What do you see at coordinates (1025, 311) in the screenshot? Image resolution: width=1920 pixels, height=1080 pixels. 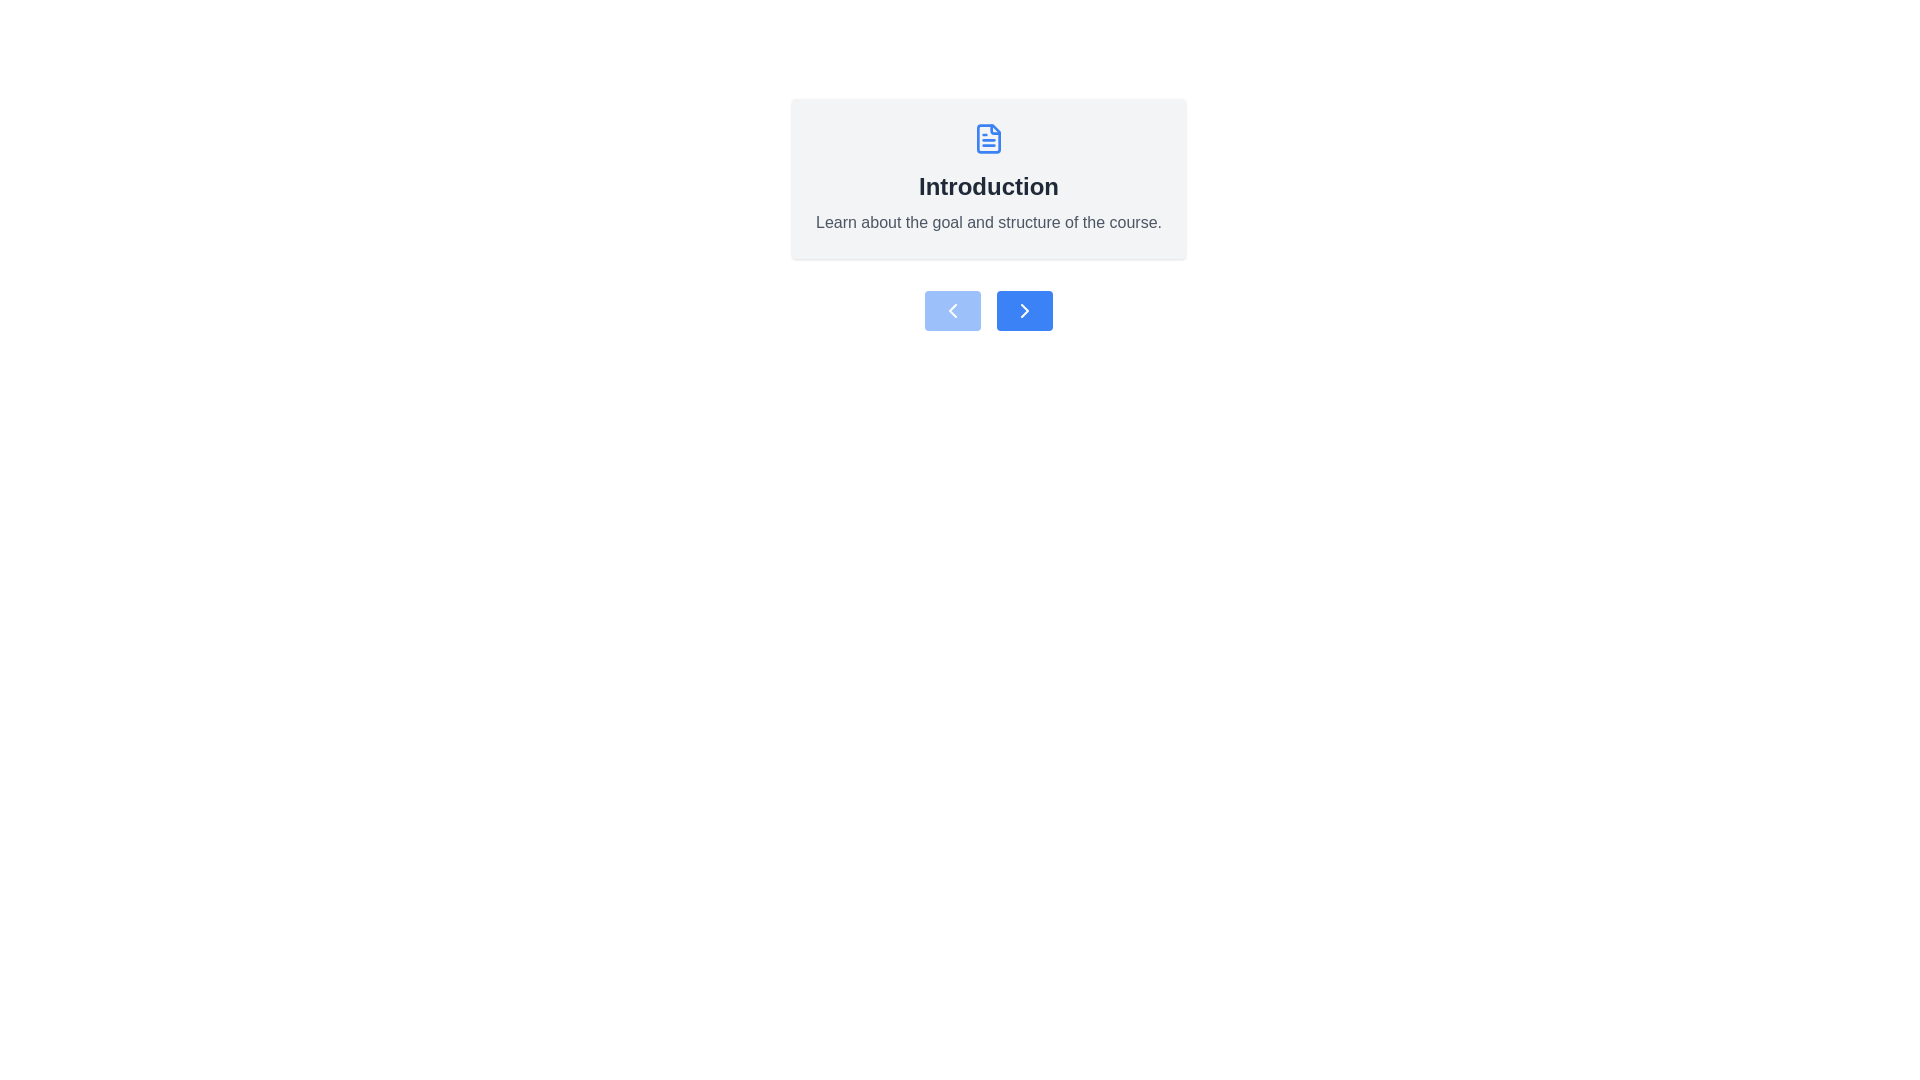 I see `the second button for navigation located below the heading 'Introduction' to receive visual feedback` at bounding box center [1025, 311].